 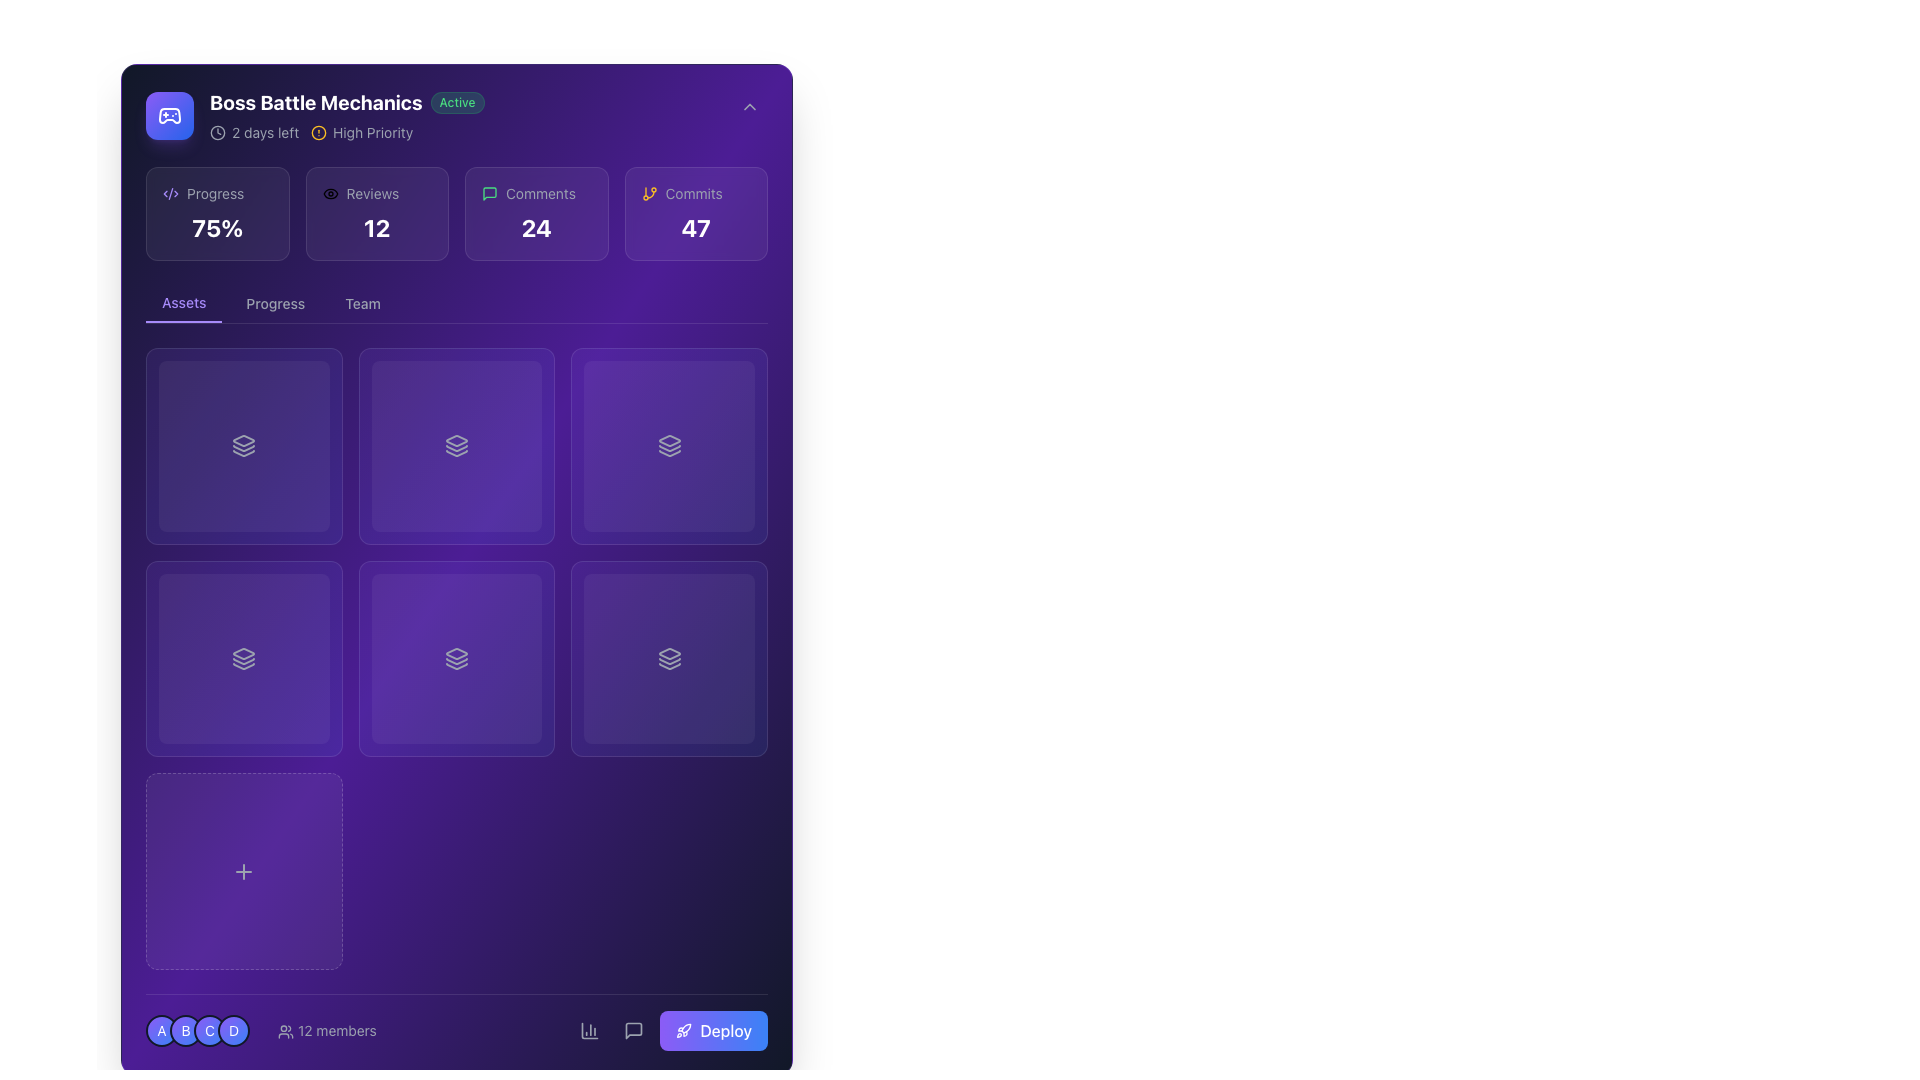 What do you see at coordinates (327, 1030) in the screenshot?
I see `the interactive text component with an icon that displays the number of members in a group, located immediately to the right of profile icons 'A', 'B', 'C', and 'D'` at bounding box center [327, 1030].